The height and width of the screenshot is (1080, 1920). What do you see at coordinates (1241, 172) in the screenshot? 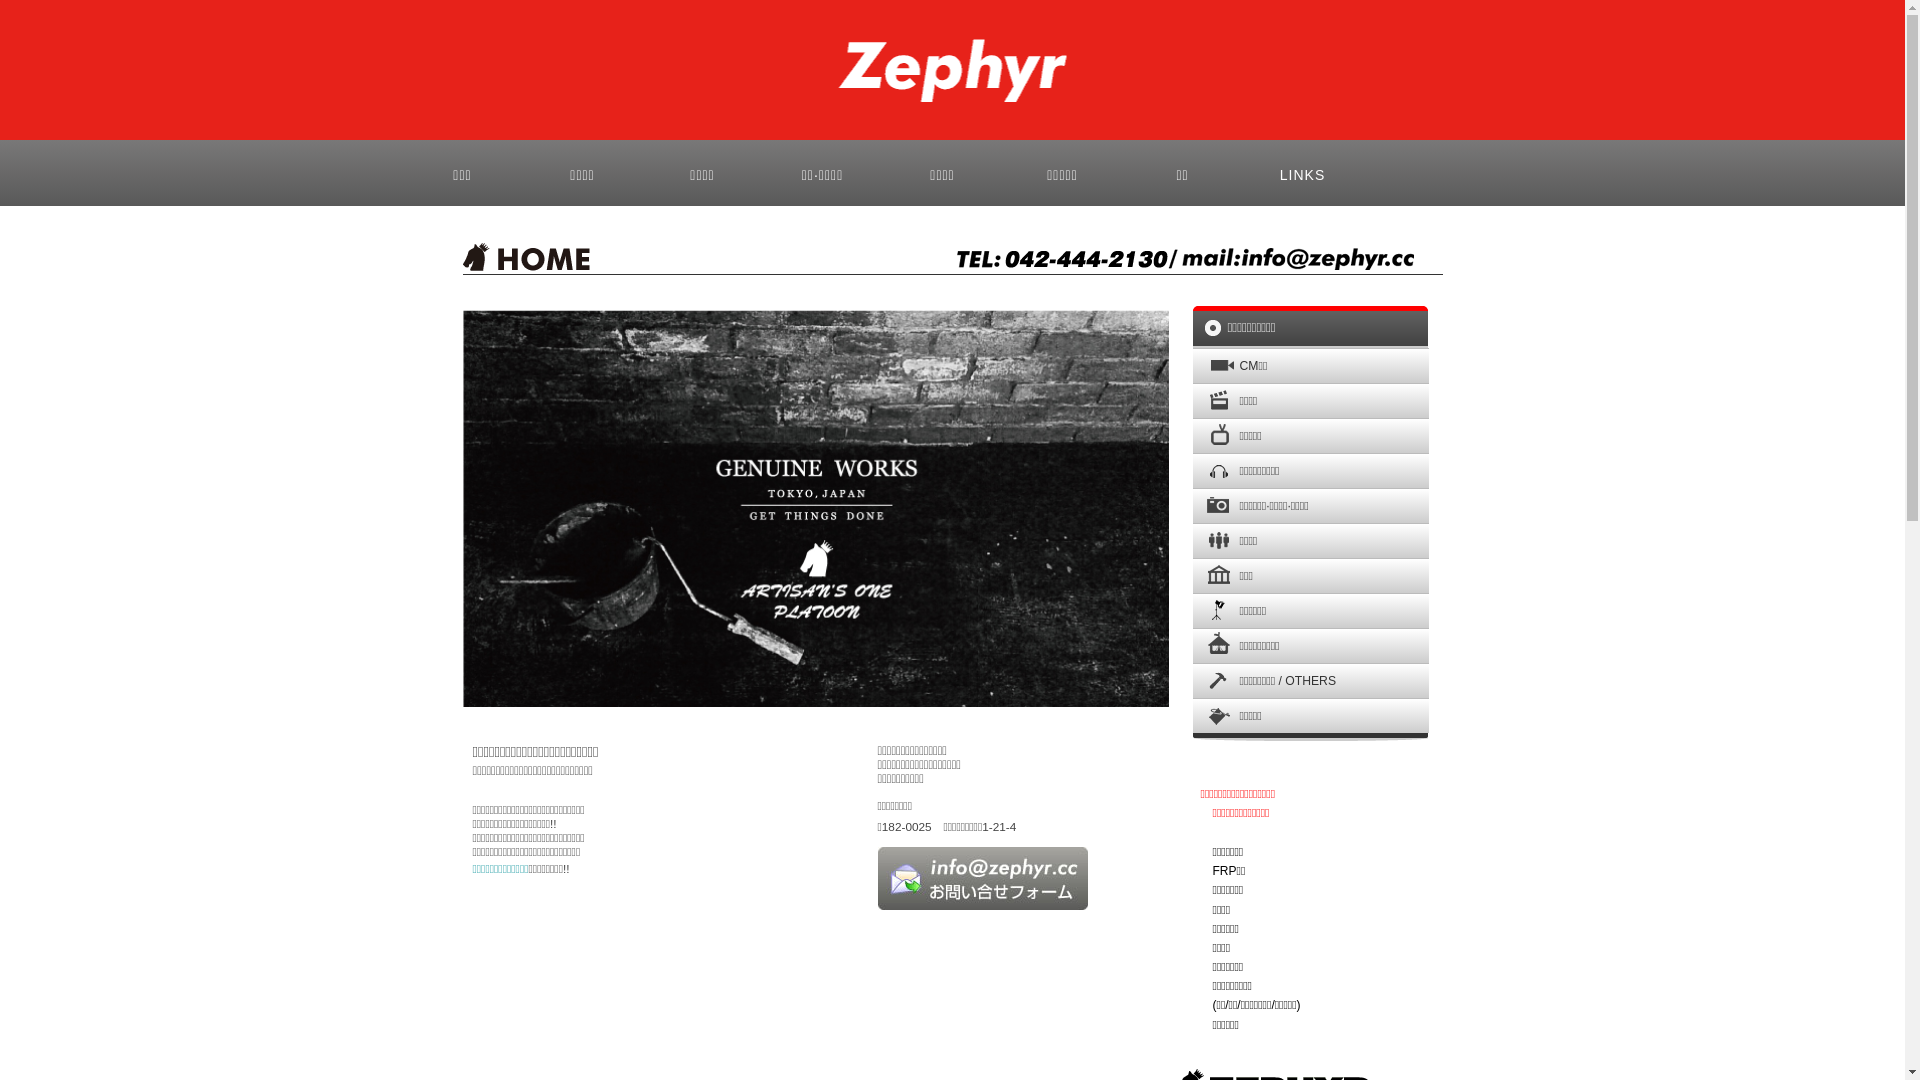
I see `'LINKS'` at bounding box center [1241, 172].